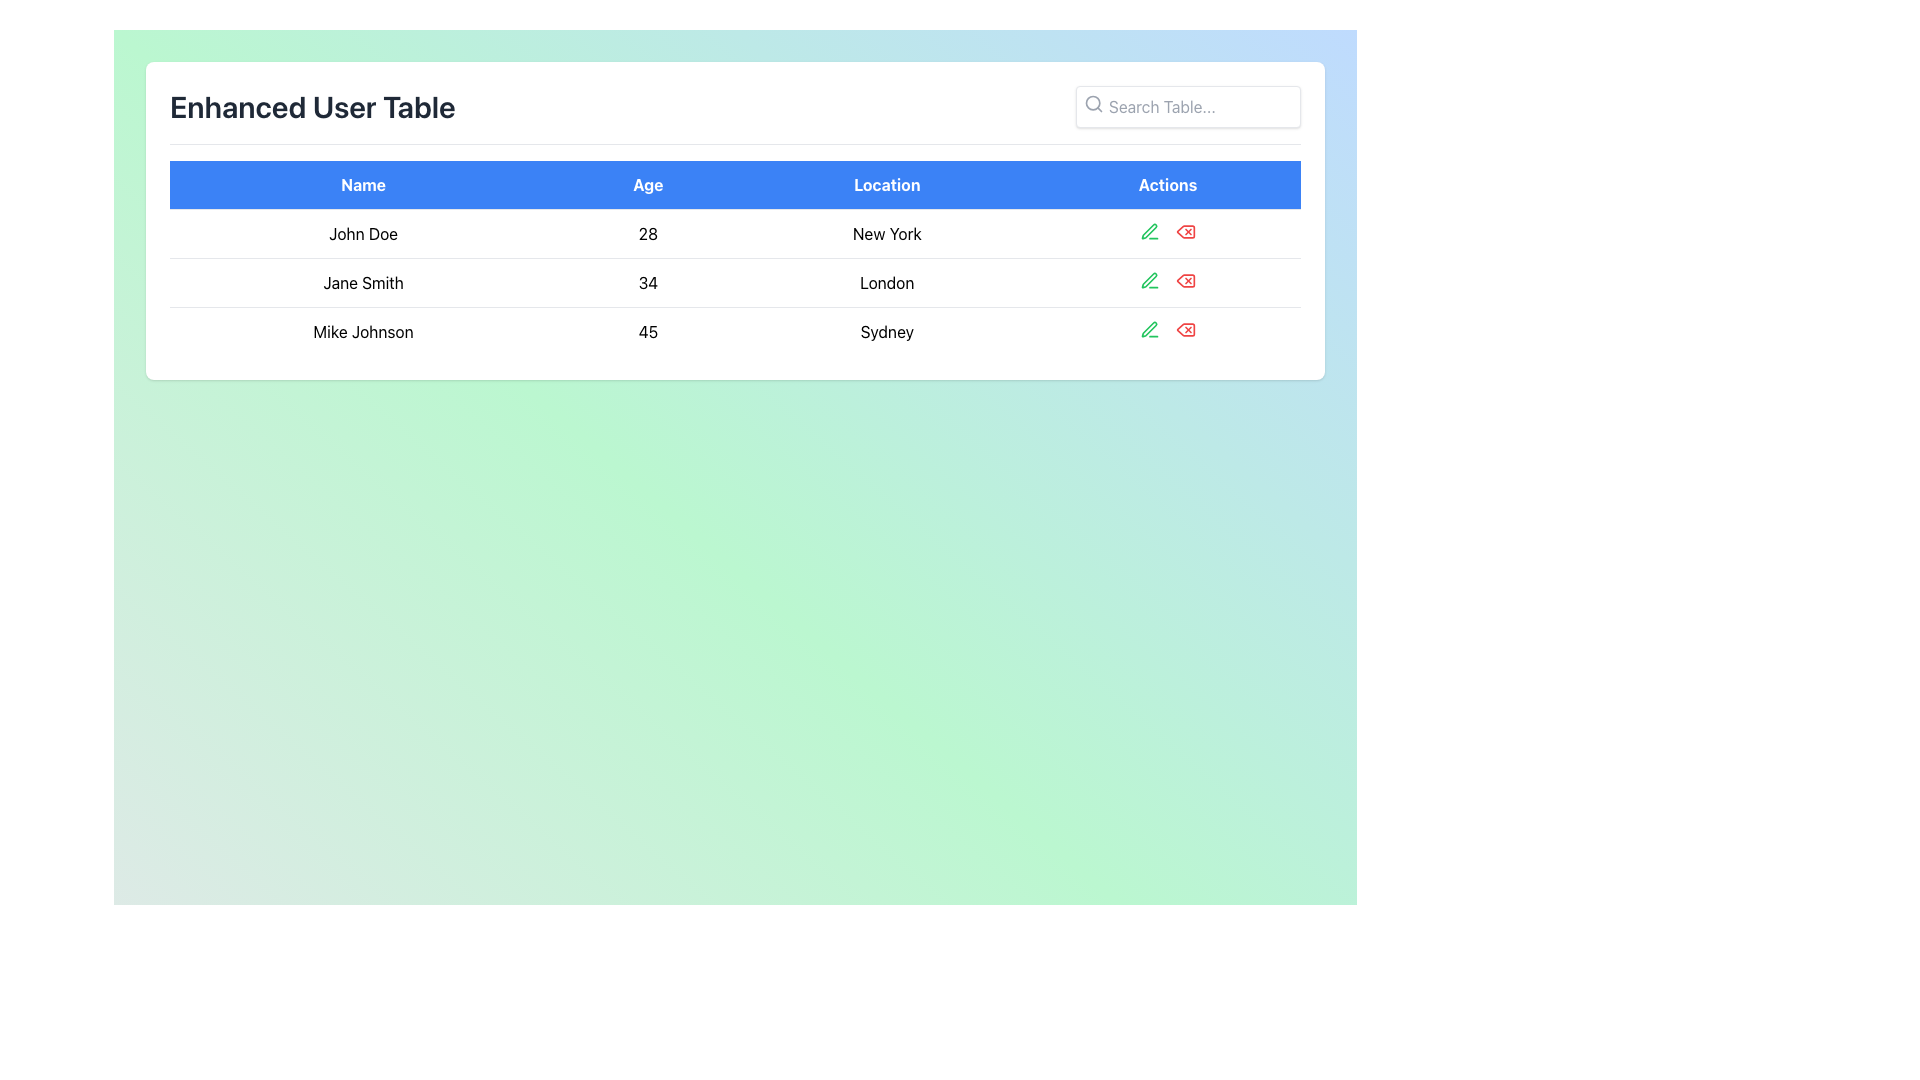  What do you see at coordinates (1093, 104) in the screenshot?
I see `the search icon located at the top-right corner of the interface, to the left of the search input box with the placeholder text 'Search Table...'` at bounding box center [1093, 104].